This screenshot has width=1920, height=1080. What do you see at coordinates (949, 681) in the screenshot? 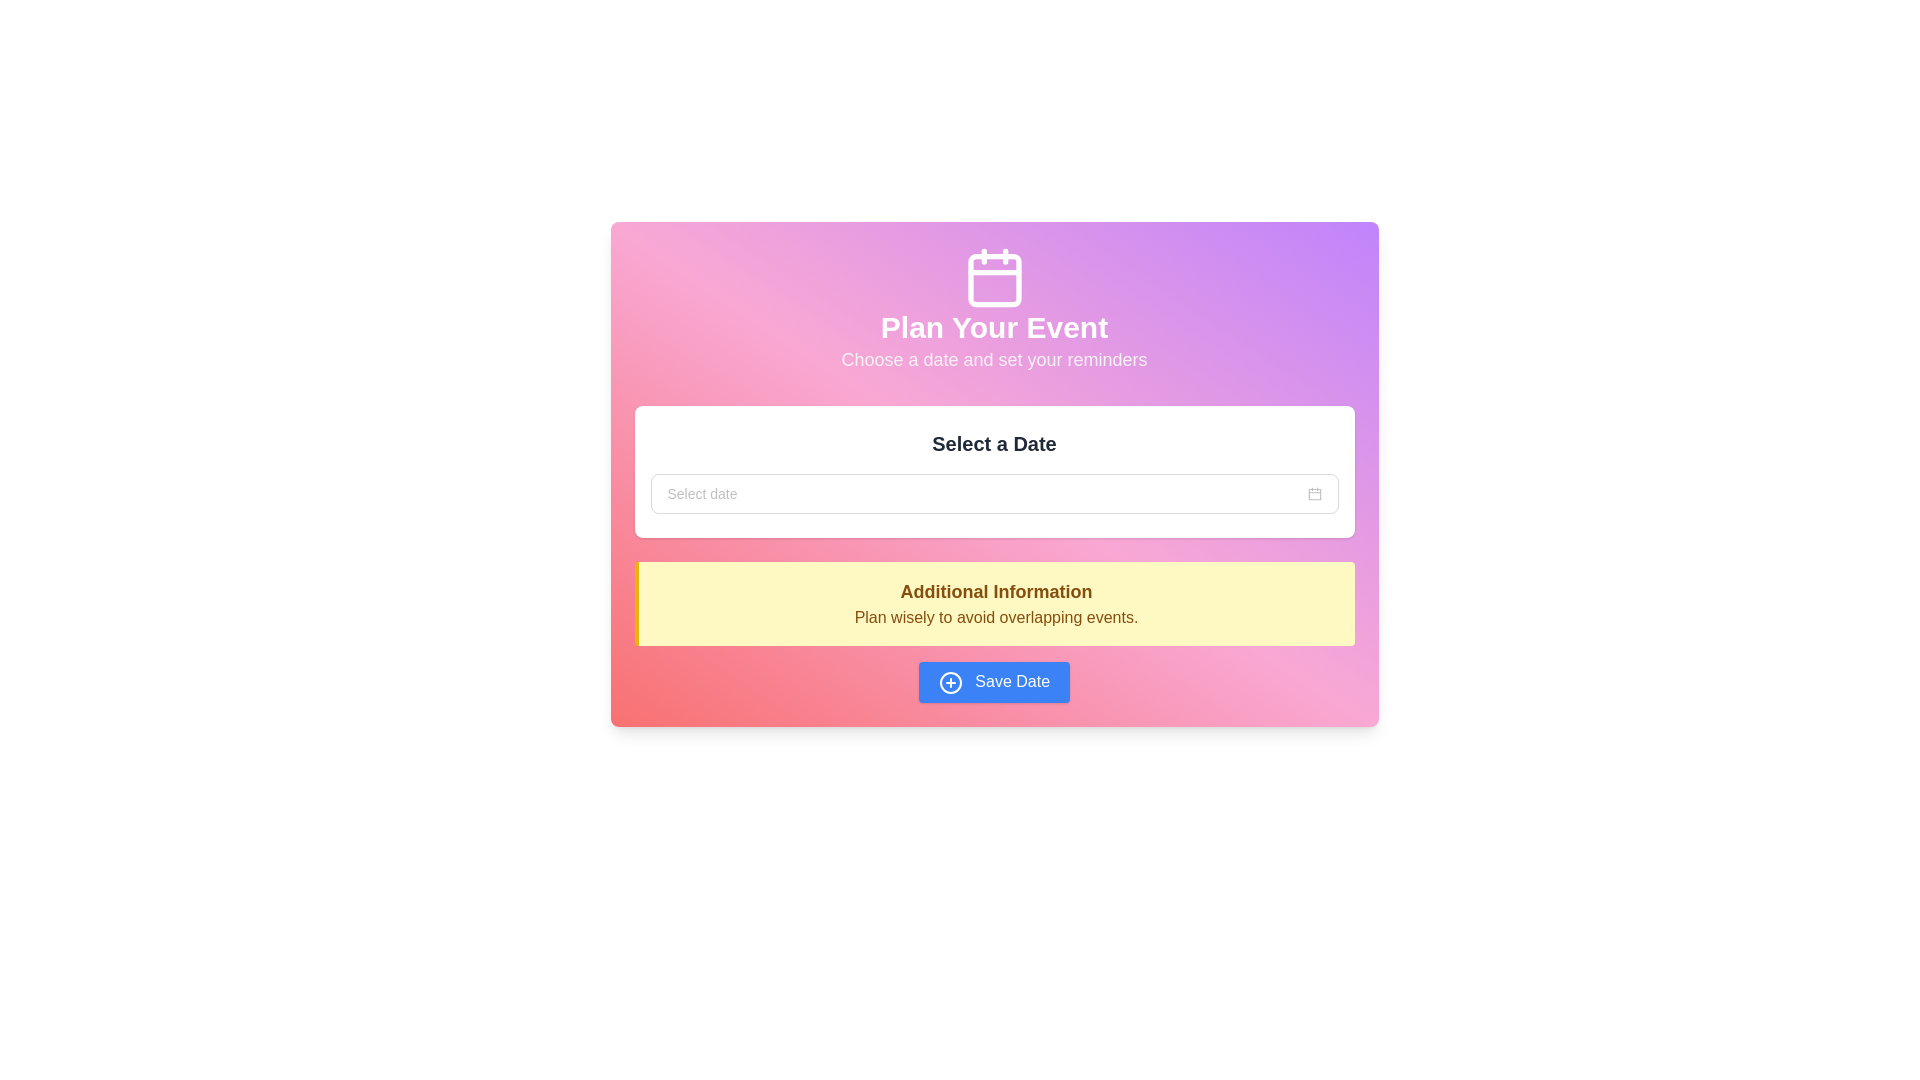
I see `the icon with a plus symbol located to the left of the 'Save Date' text within a blue button at the center bottom of the interface` at bounding box center [949, 681].